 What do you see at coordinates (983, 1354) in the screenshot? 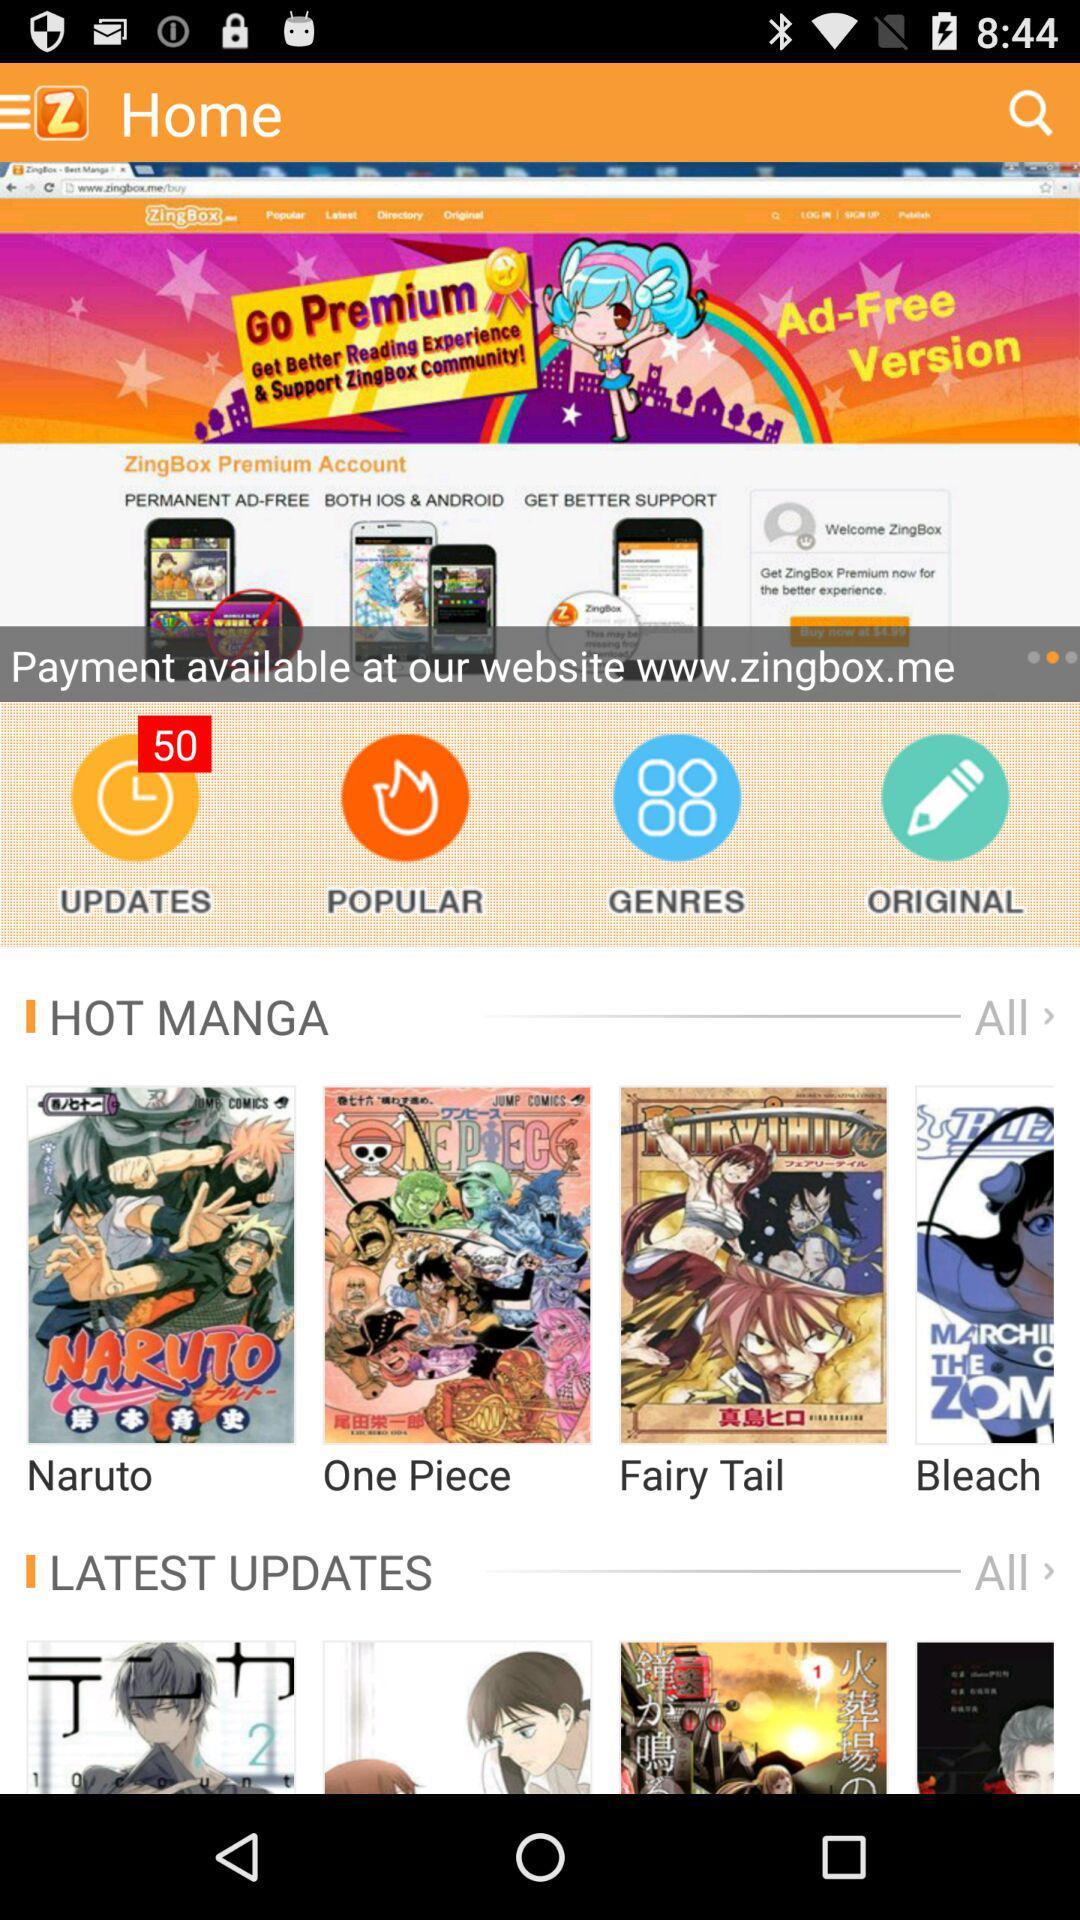
I see `the national_flag icon` at bounding box center [983, 1354].